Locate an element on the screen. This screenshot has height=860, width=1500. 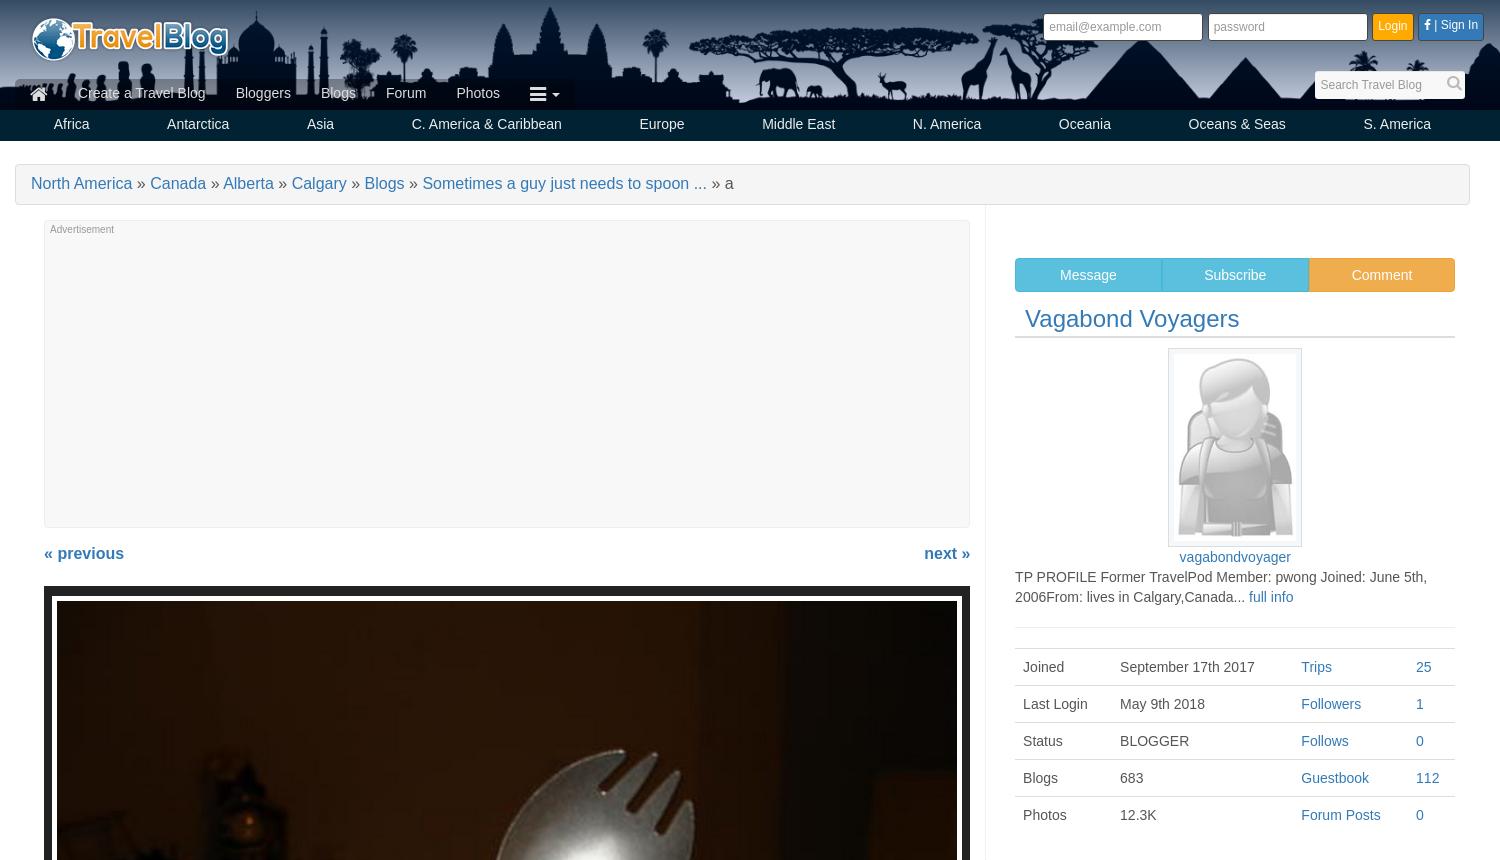
'C. America & Caribbean' is located at coordinates (485, 124).